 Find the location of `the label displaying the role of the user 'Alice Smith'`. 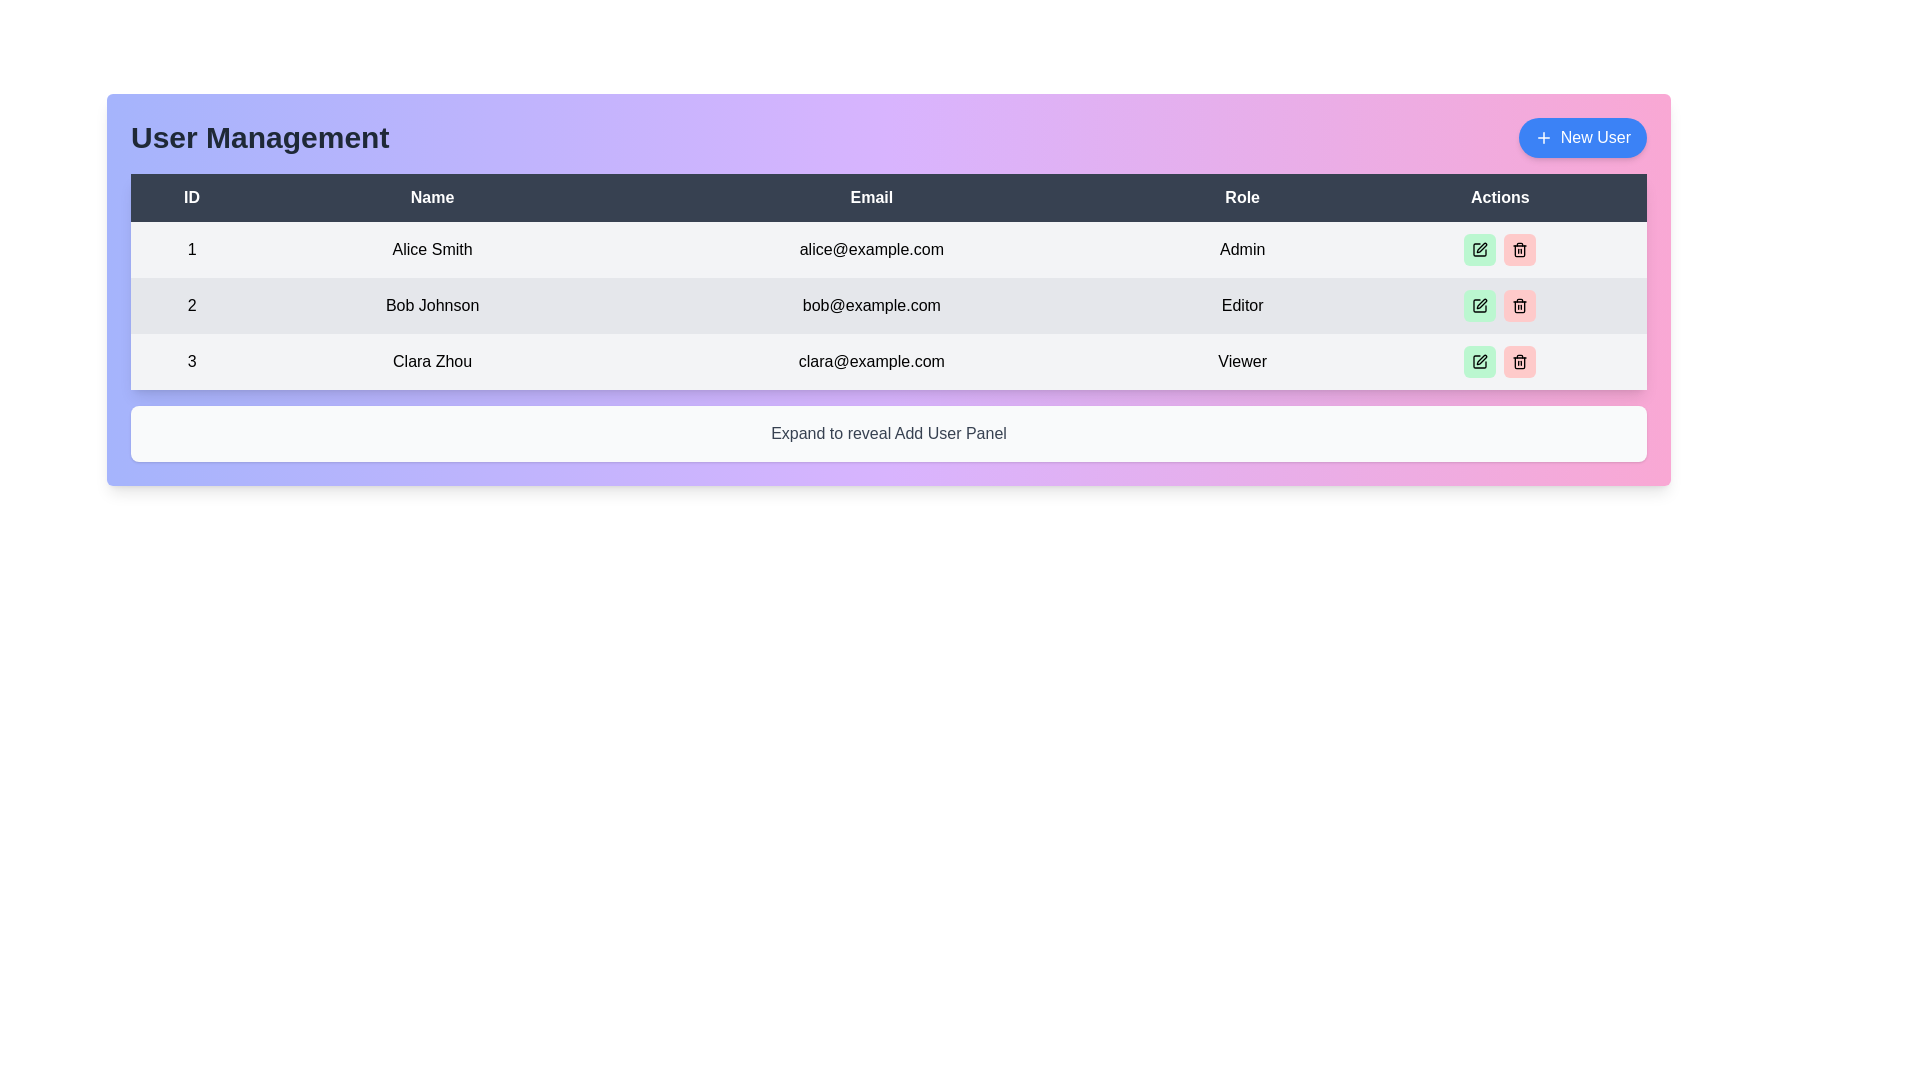

the label displaying the role of the user 'Alice Smith' is located at coordinates (1241, 249).